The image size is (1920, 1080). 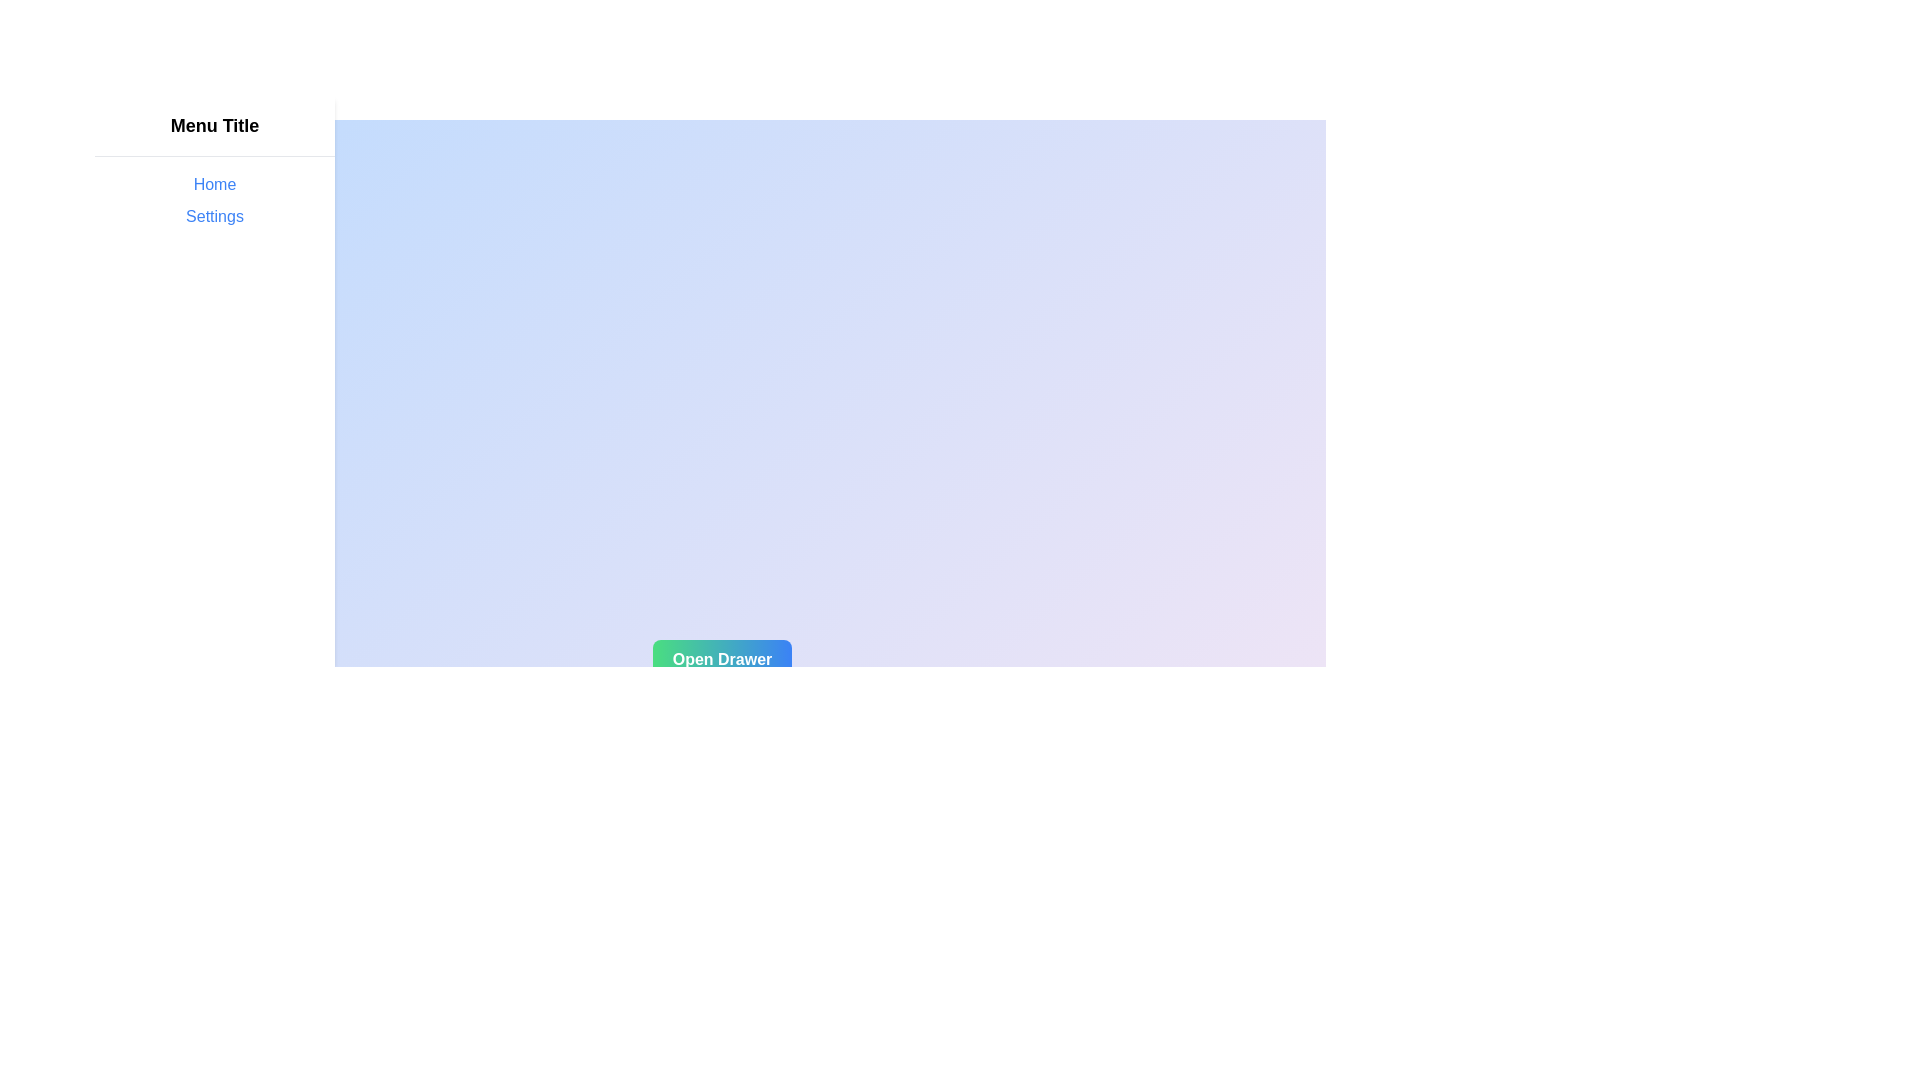 I want to click on the menu item Home, so click(x=215, y=185).